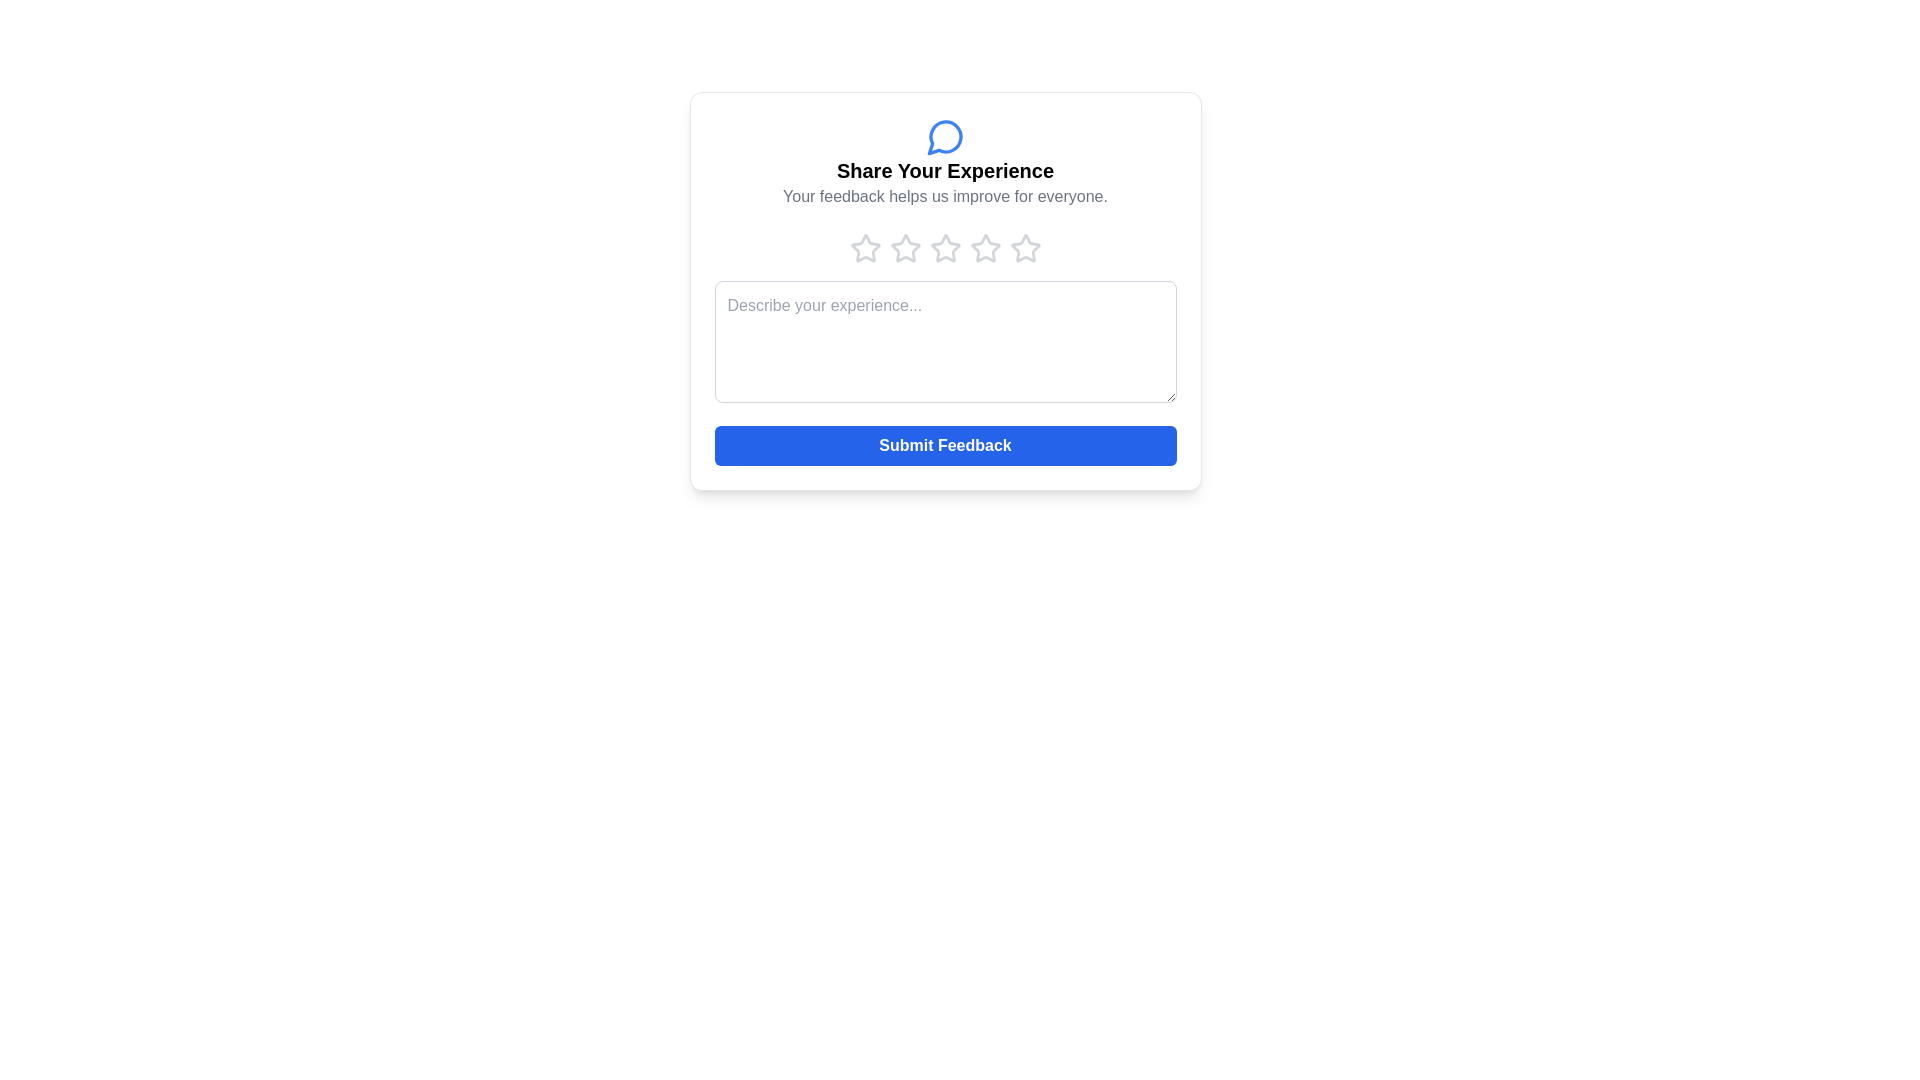  What do you see at coordinates (865, 247) in the screenshot?
I see `the first star icon in the horizontal sequence of five rating stars to emphasize its interactivity` at bounding box center [865, 247].